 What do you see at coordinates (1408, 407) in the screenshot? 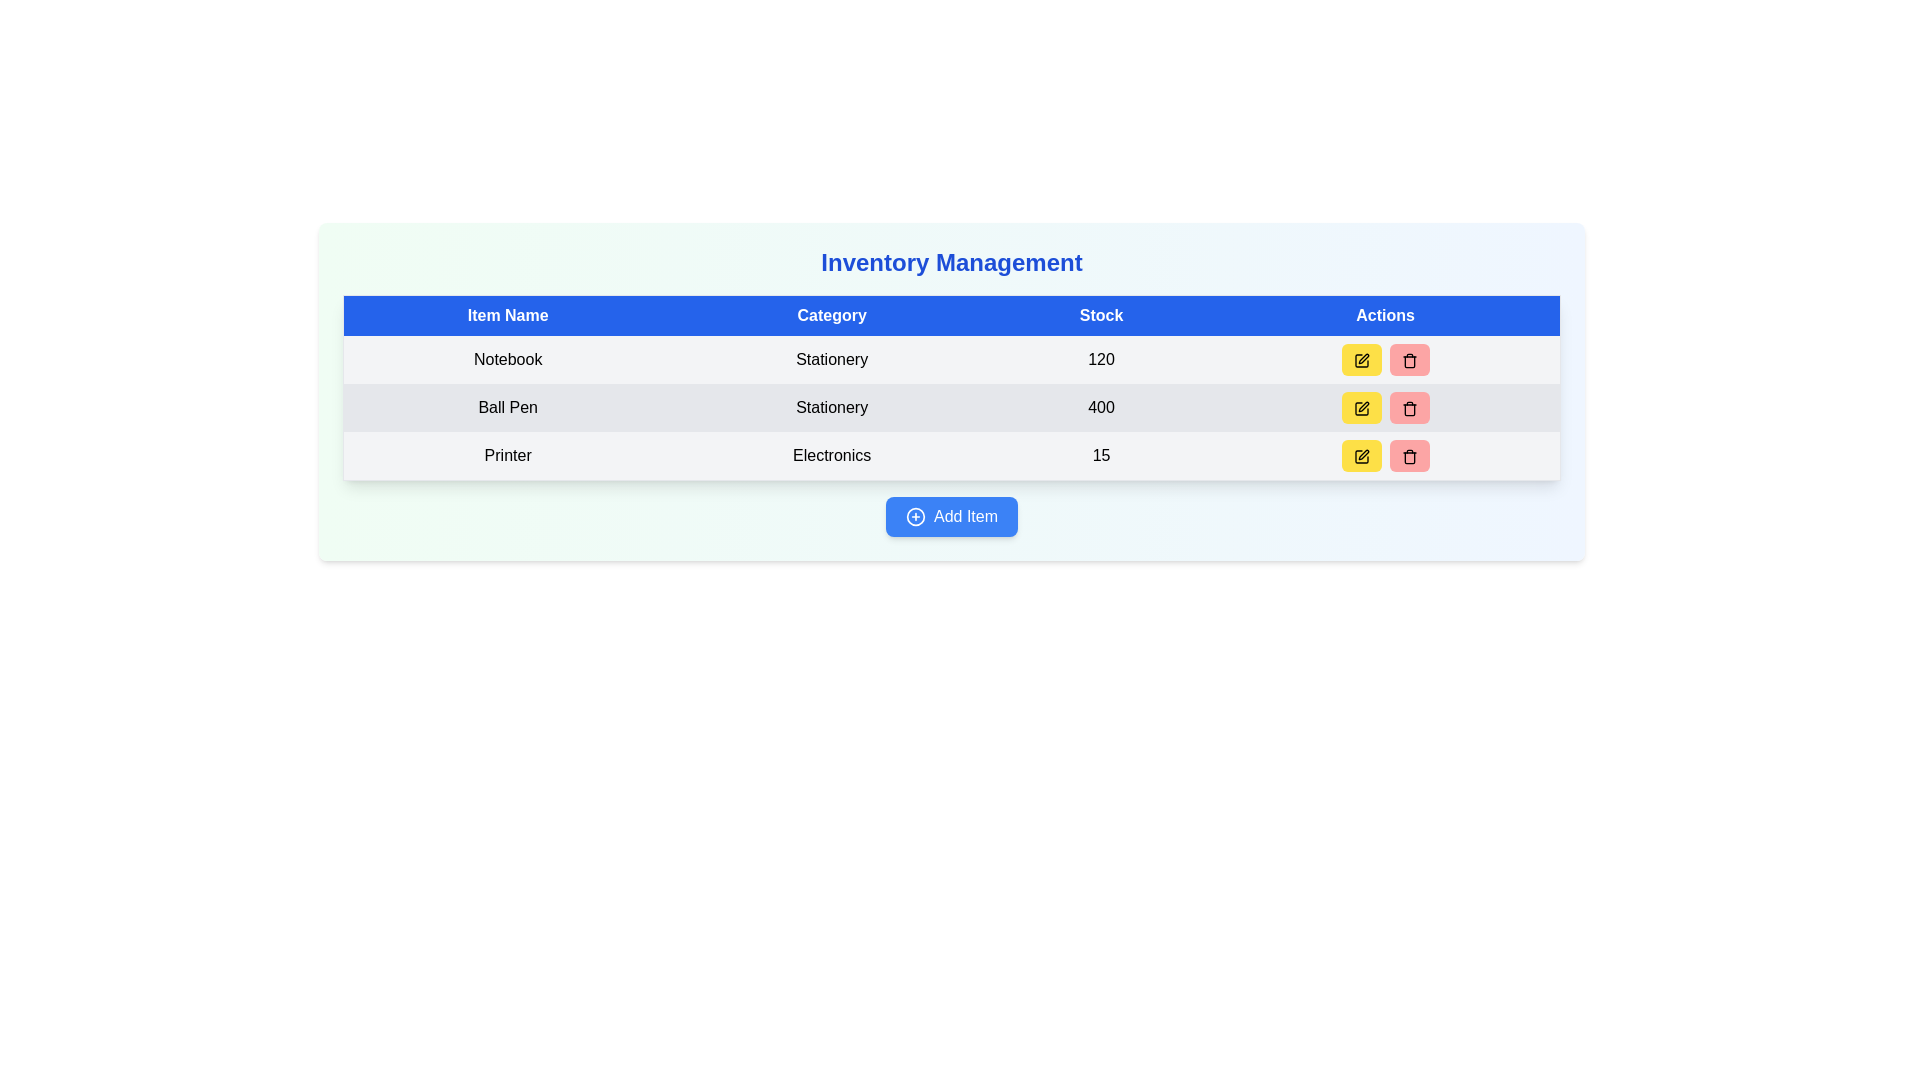
I see `the red rounded rectangular button with a trash can icon` at bounding box center [1408, 407].